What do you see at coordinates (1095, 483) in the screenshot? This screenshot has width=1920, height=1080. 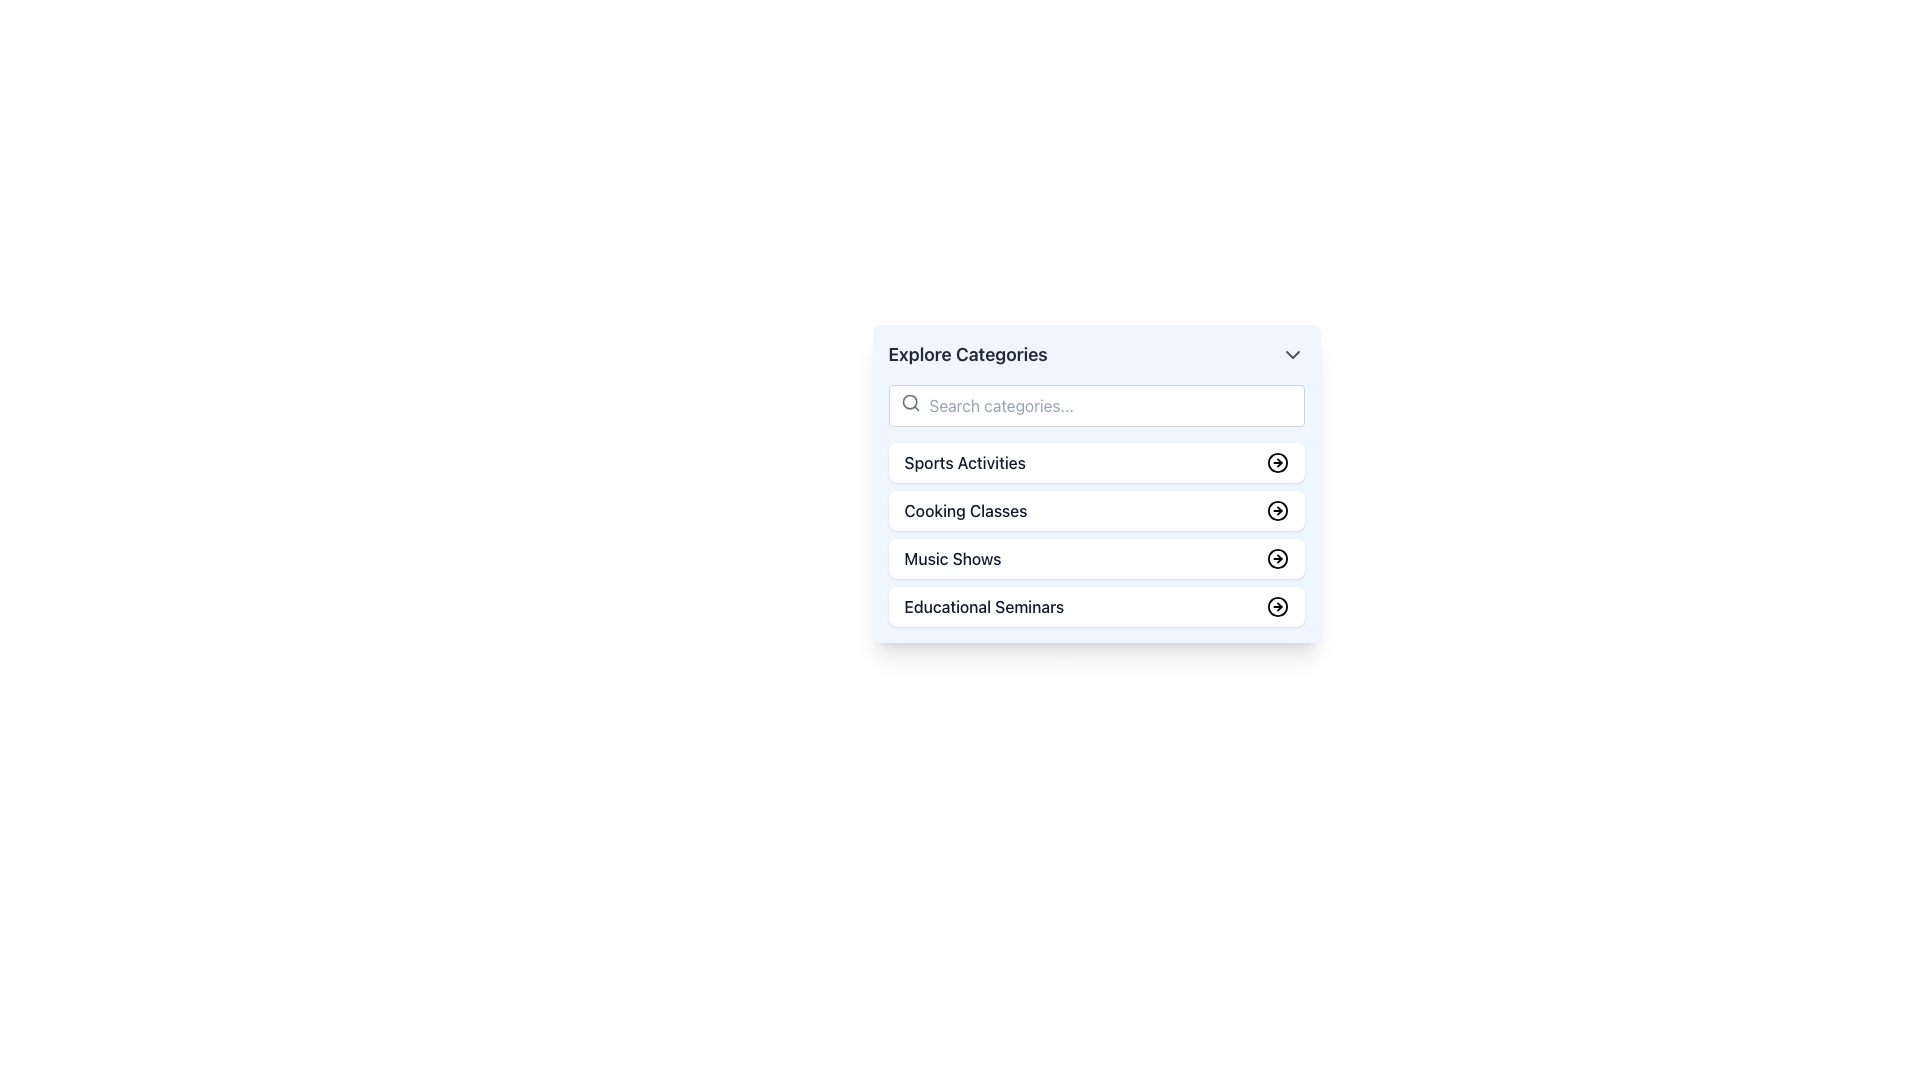 I see `the first button in the vertical stack under the 'Explore Categories' card` at bounding box center [1095, 483].